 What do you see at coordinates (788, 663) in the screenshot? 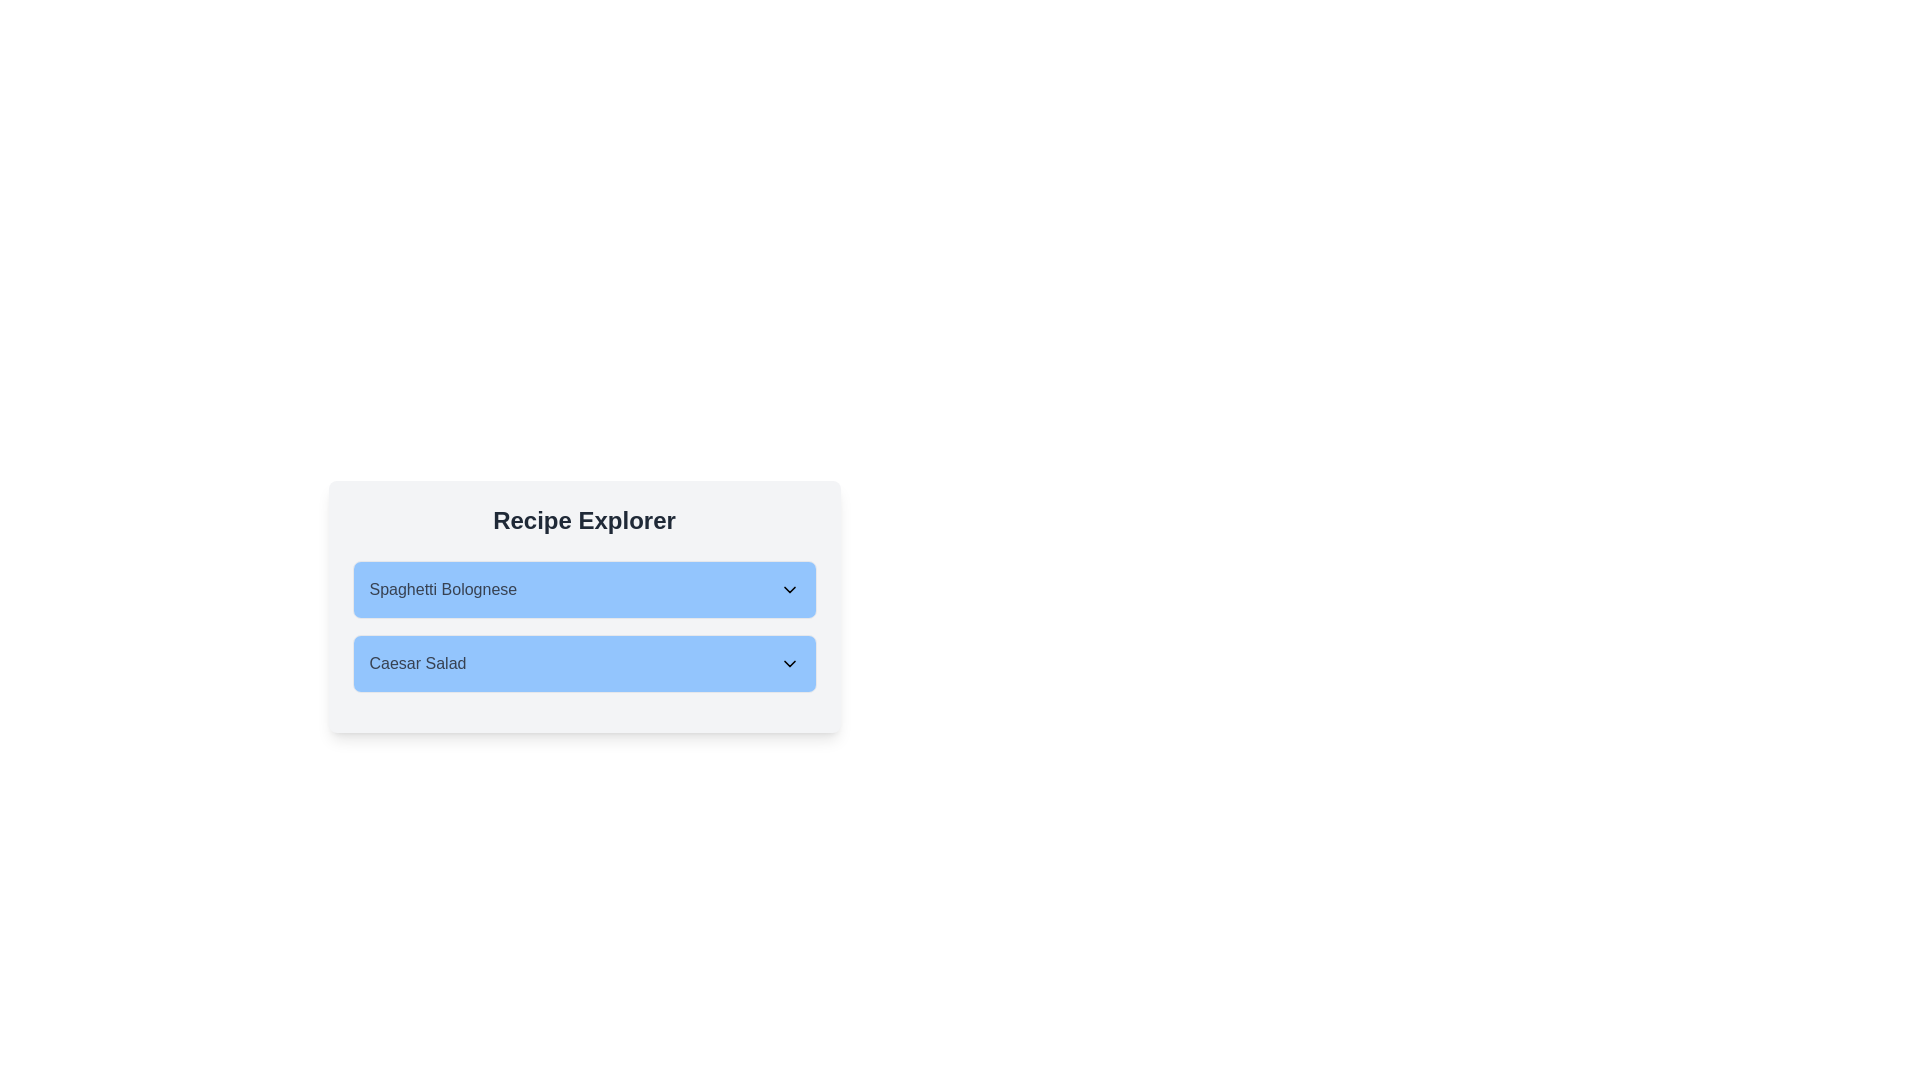
I see `the downward-pointing chevron icon on the right side of the 'Caesar Salad' blue bar` at bounding box center [788, 663].